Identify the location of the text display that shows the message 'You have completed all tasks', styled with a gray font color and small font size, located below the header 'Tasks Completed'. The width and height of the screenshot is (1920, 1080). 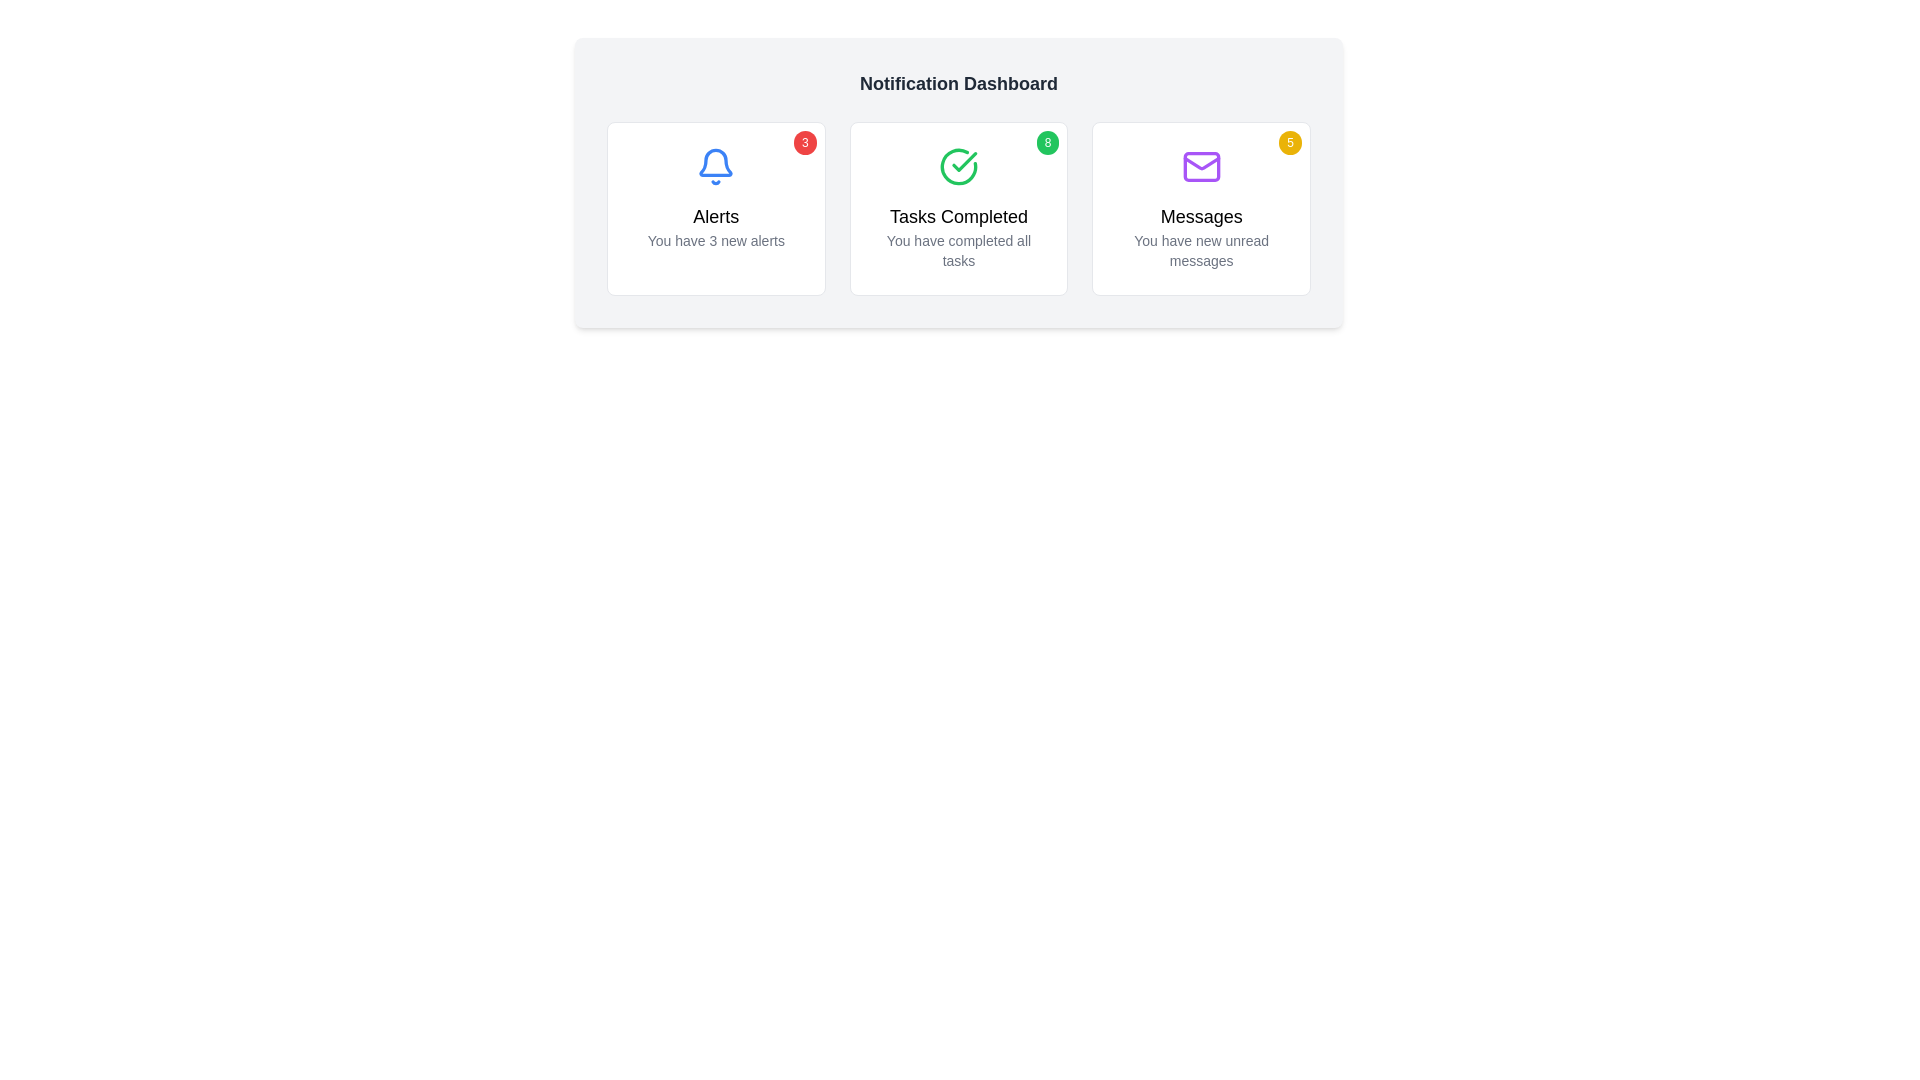
(958, 249).